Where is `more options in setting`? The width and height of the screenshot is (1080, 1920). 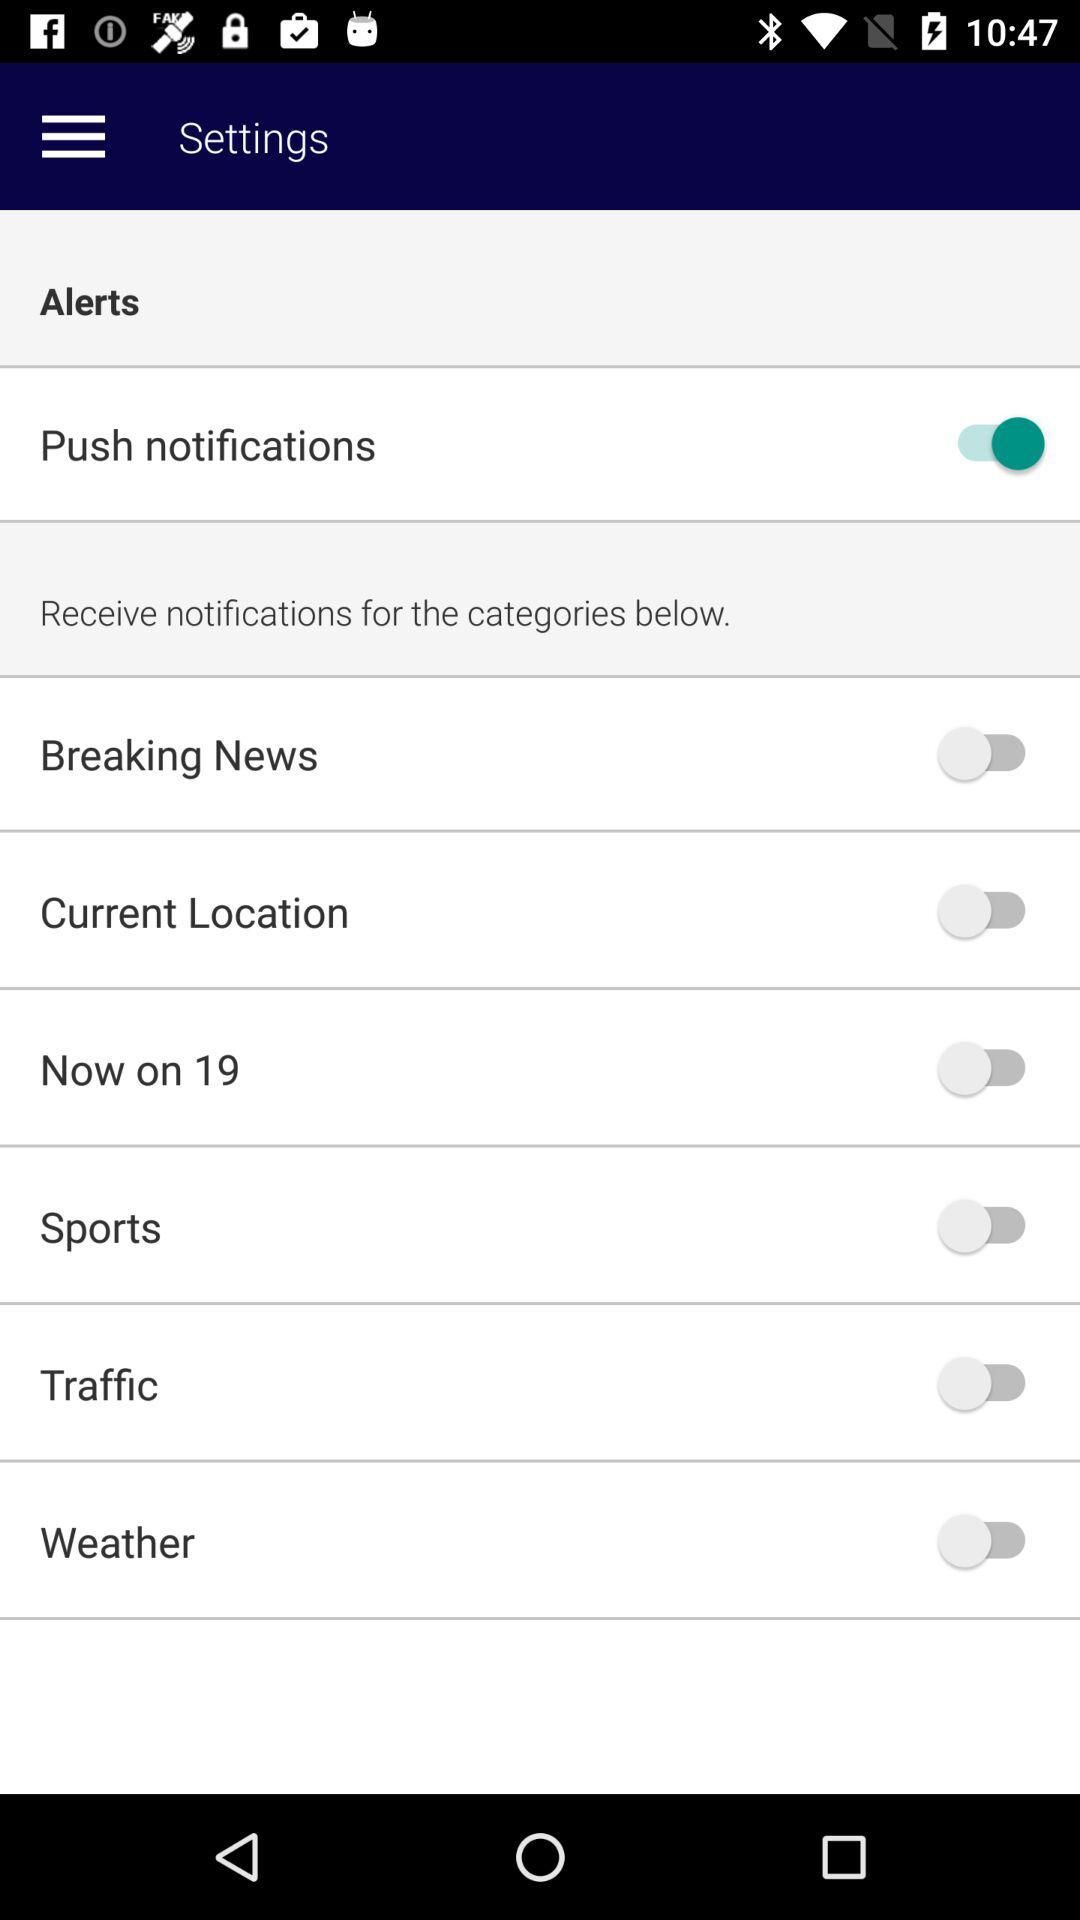
more options in setting is located at coordinates (72, 135).